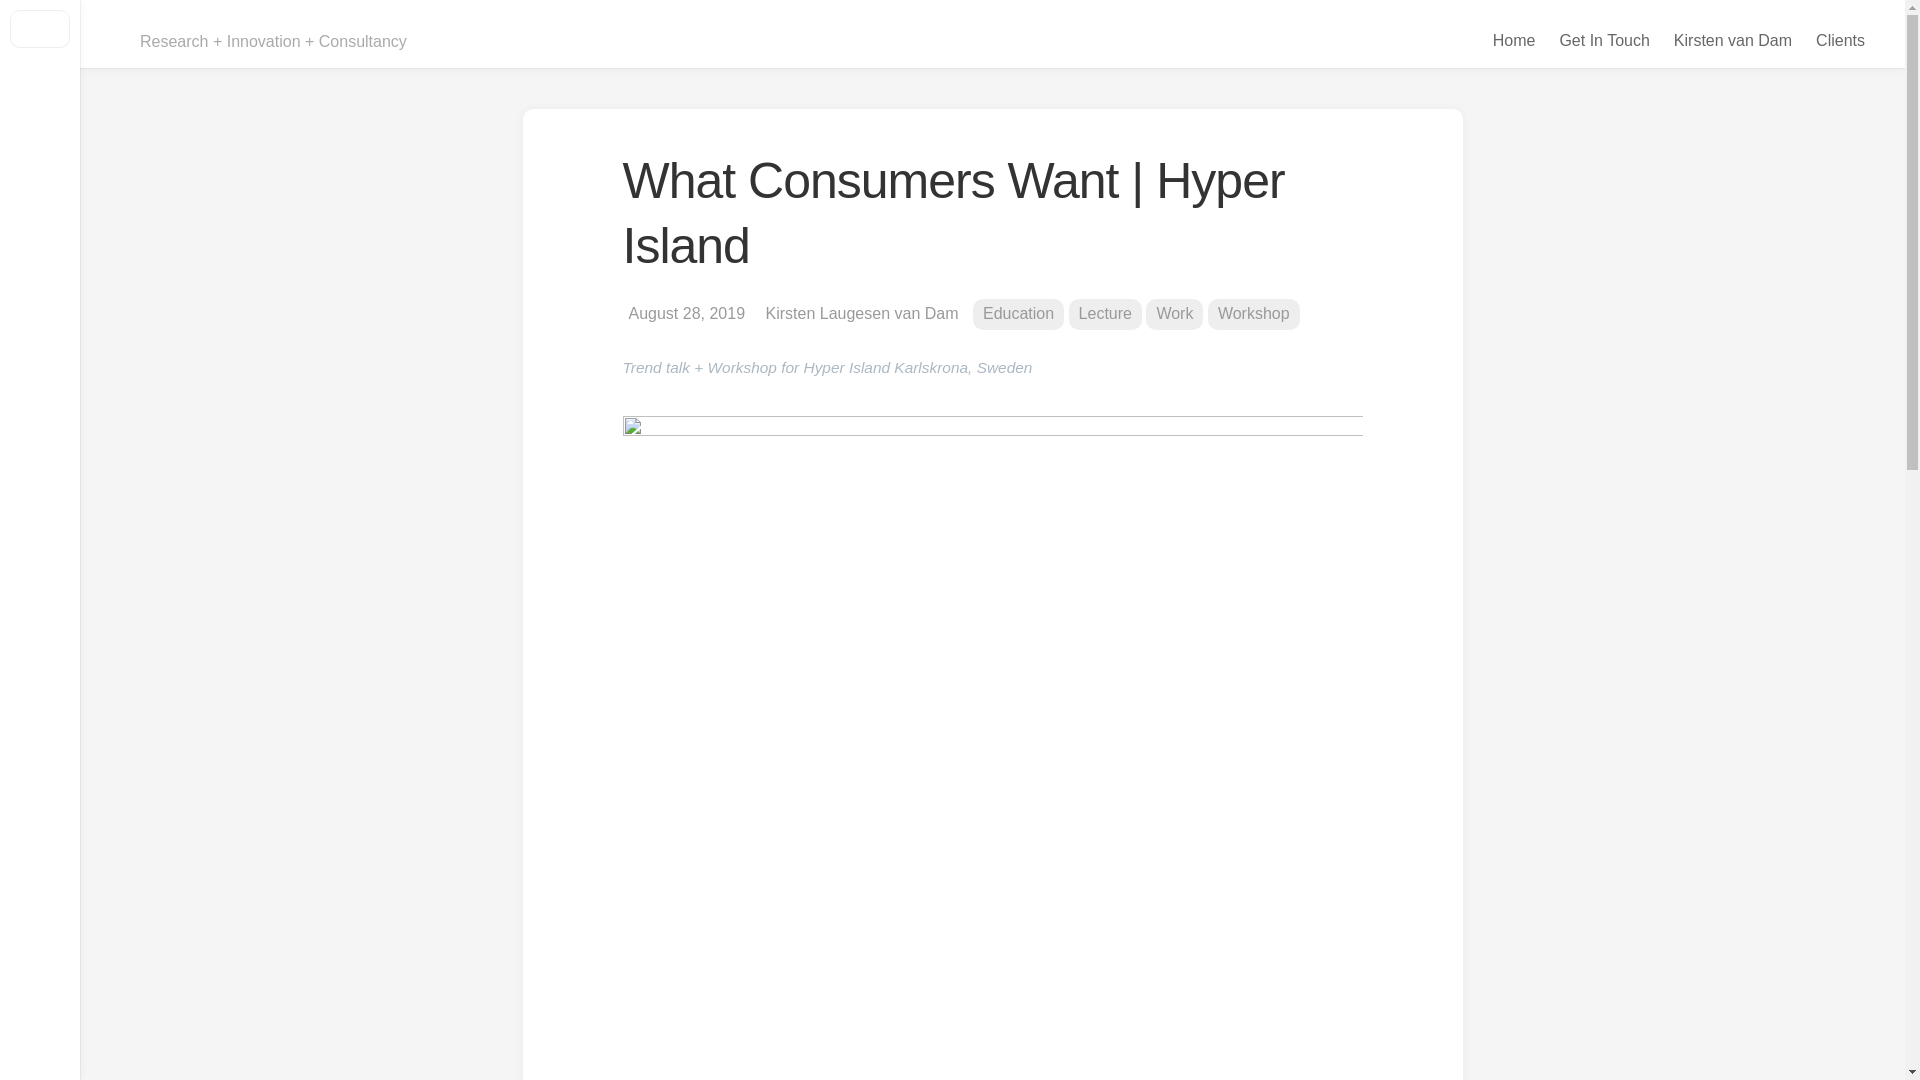 This screenshot has height=1080, width=1920. I want to click on 'Kirsten Laugesen van Dam', so click(862, 313).